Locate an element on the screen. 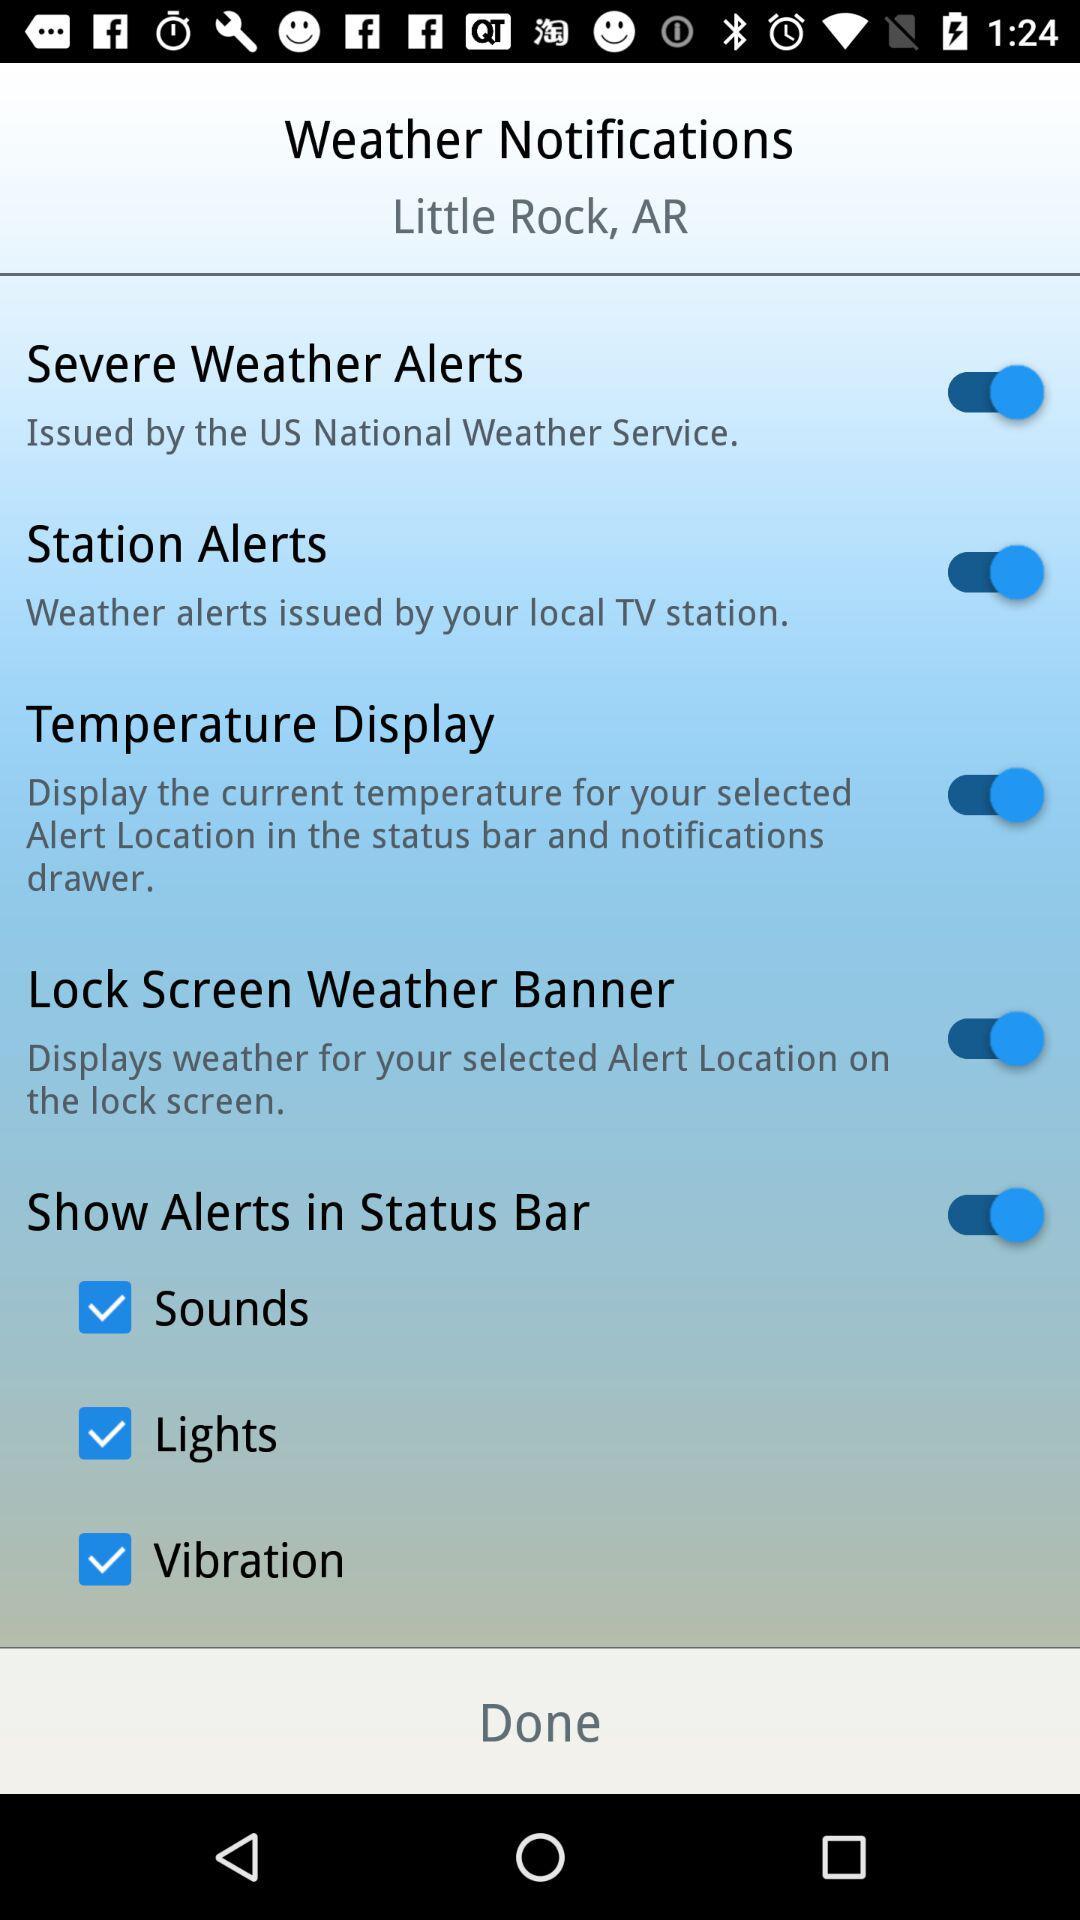 Image resolution: width=1080 pixels, height=1920 pixels. icon above the lock screen weather is located at coordinates (461, 834).